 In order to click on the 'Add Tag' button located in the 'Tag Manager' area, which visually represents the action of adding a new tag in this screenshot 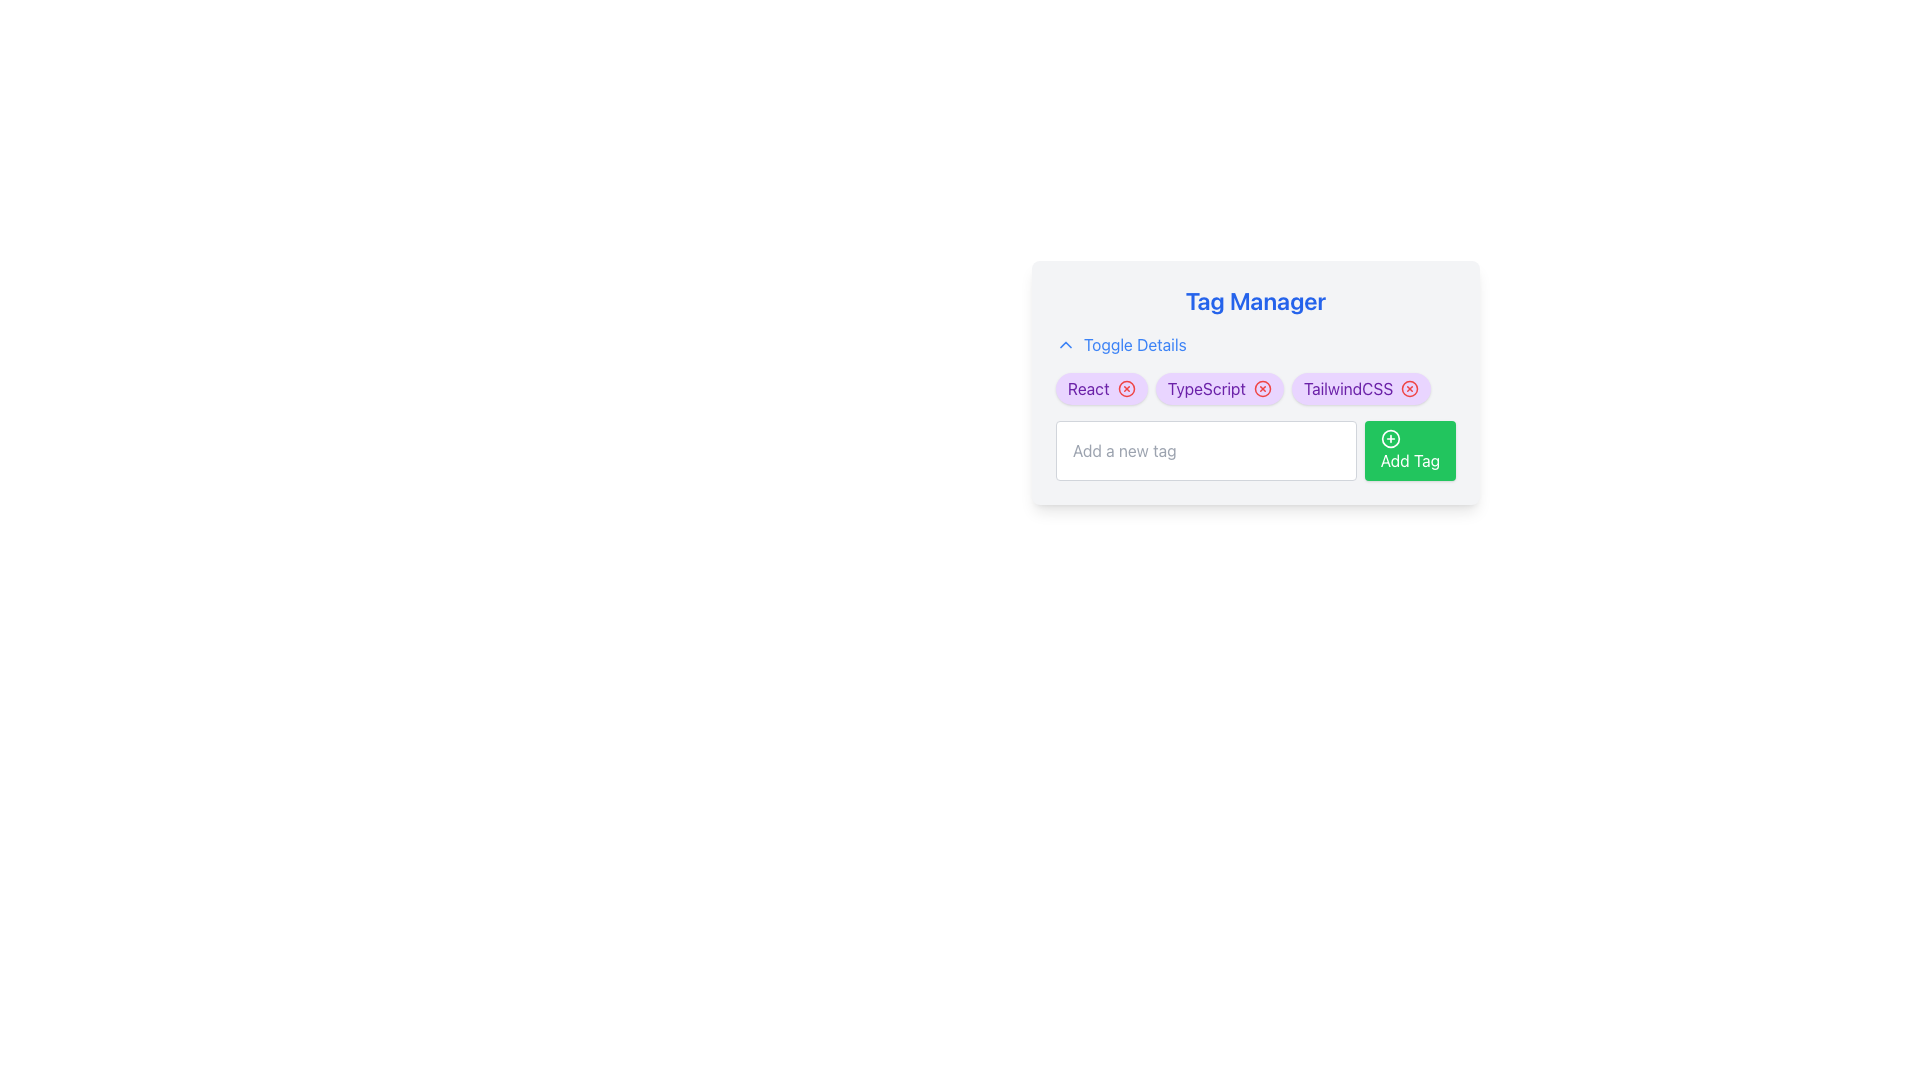, I will do `click(1389, 438)`.